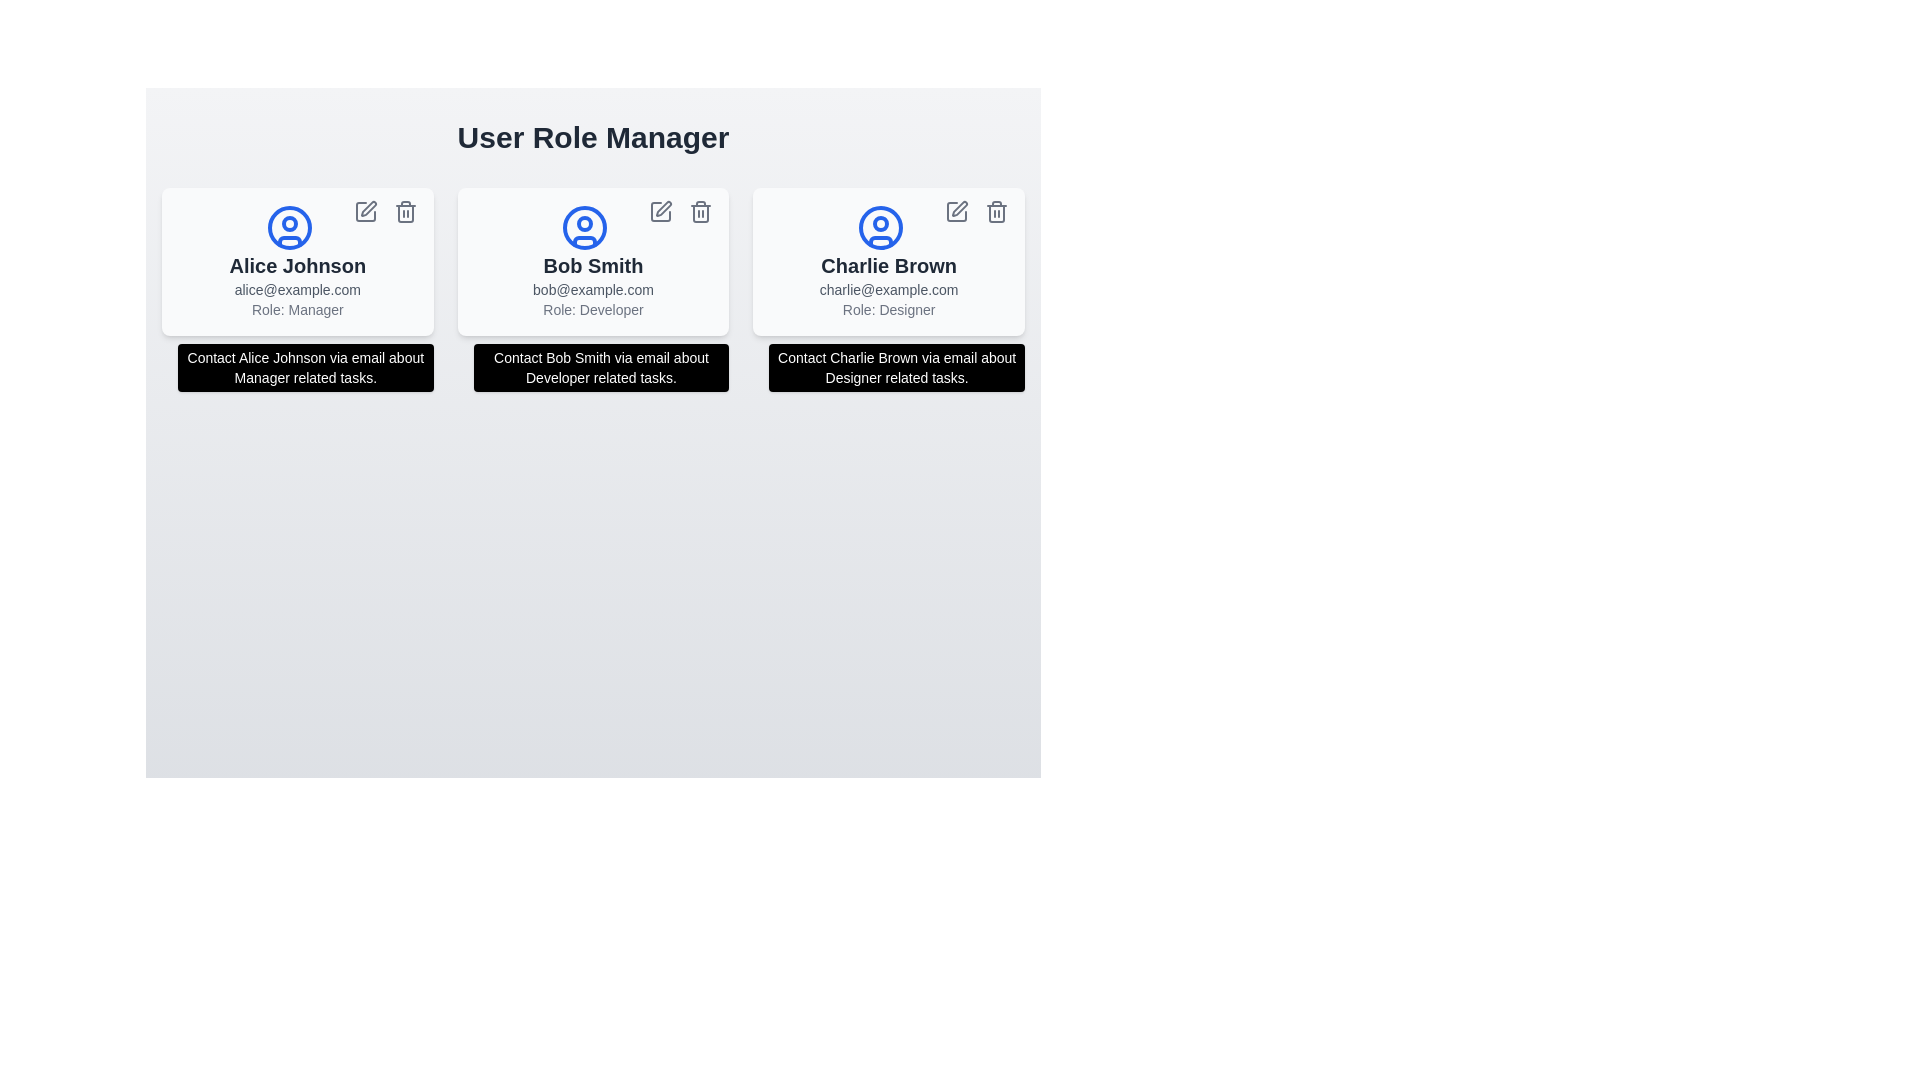 The width and height of the screenshot is (1920, 1080). I want to click on information displayed in the tooltip that provides details about contacting 'Charlie Brown' for 'Designer related tasks.', so click(896, 367).